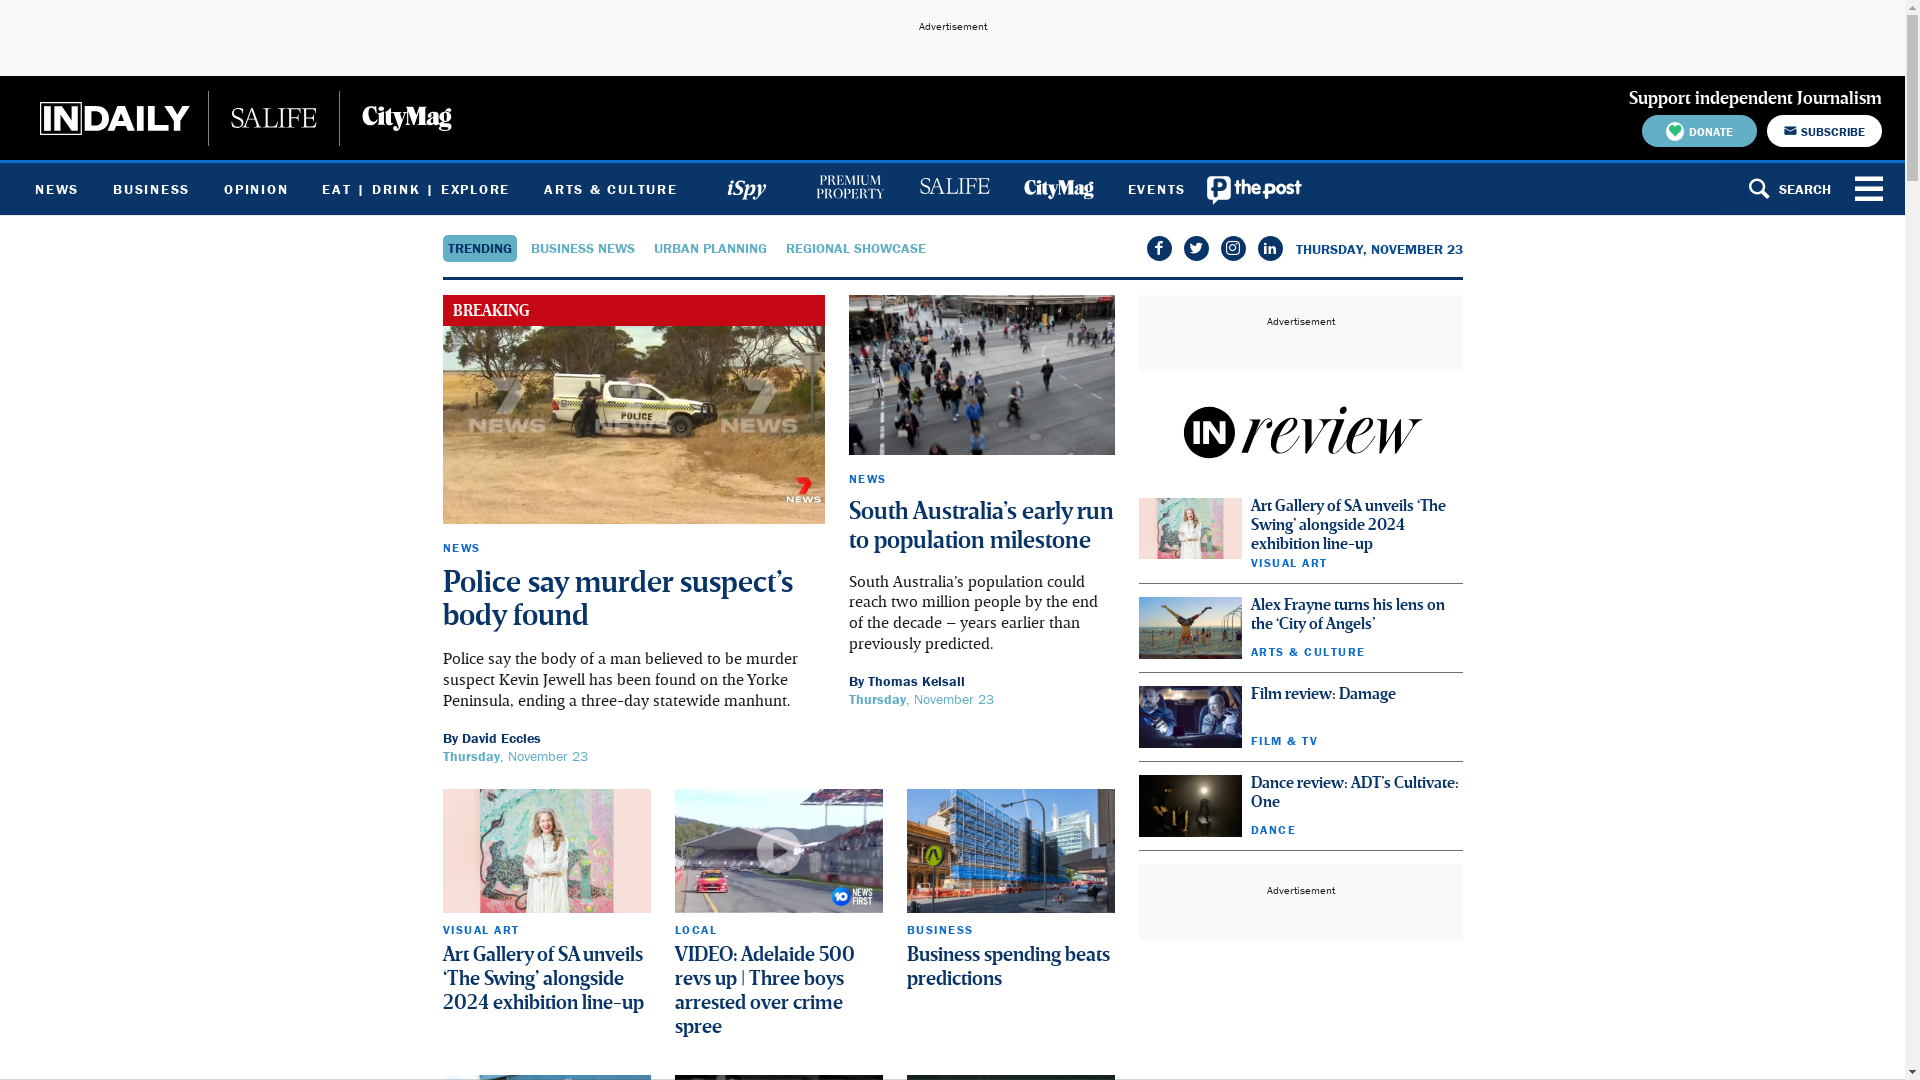 The image size is (1920, 1080). I want to click on 'EAT | DRINK | EXPLORE', so click(415, 189).